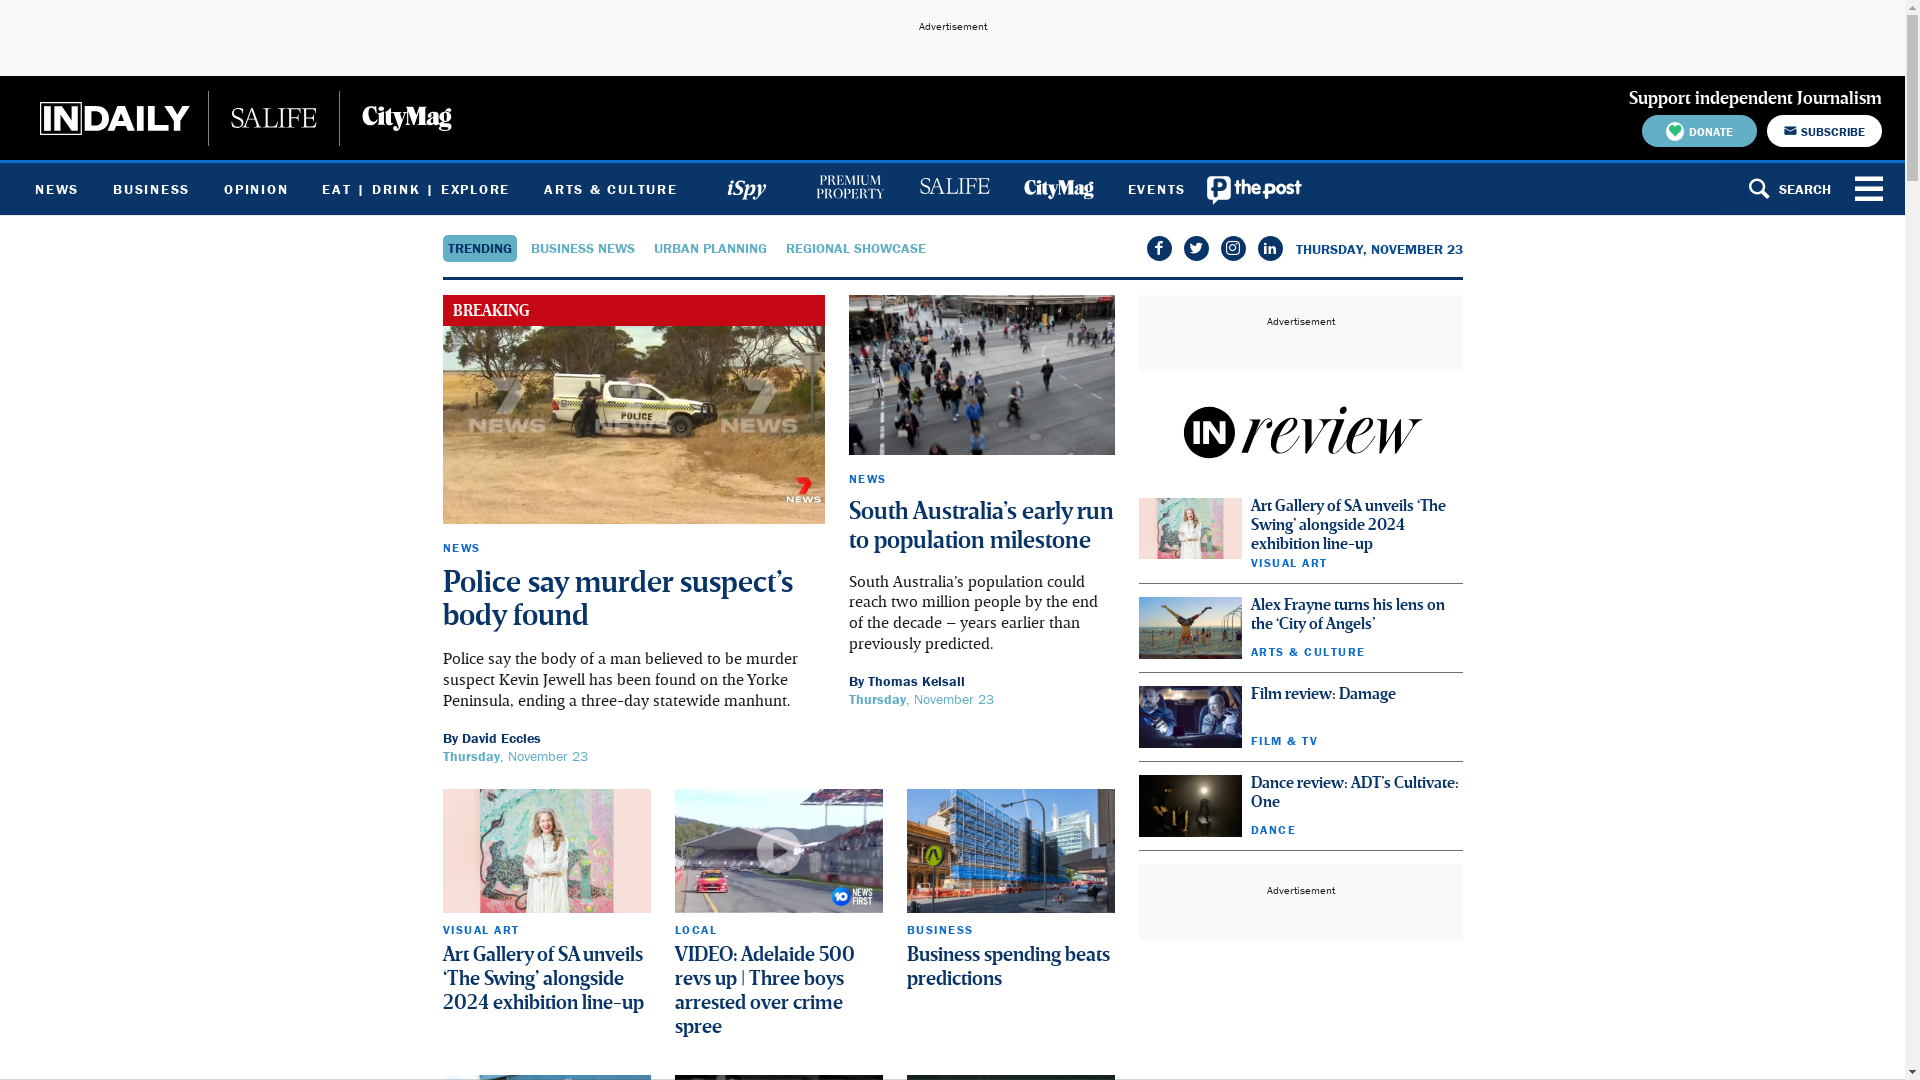 The image size is (1920, 1080). I want to click on 'EAT | DRINK | EXPLORE', so click(415, 189).